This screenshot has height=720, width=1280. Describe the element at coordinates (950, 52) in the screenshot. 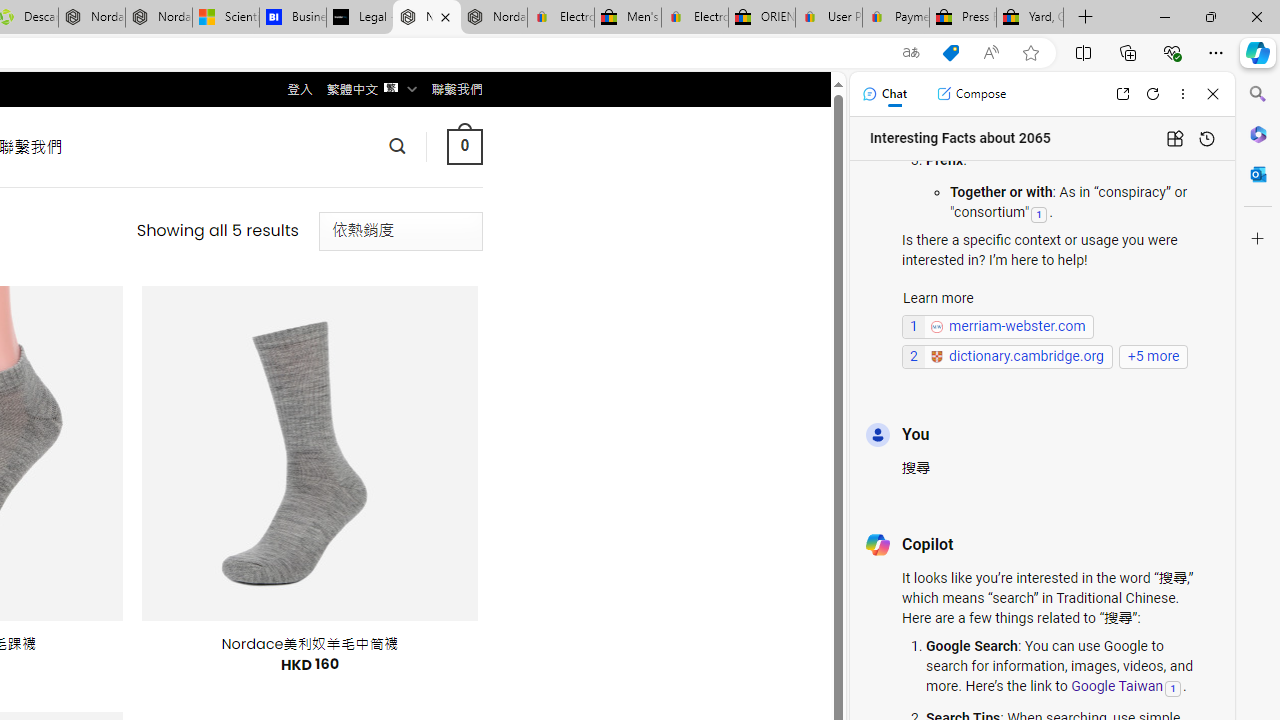

I see `'This site has coupons! Shopping in Microsoft Edge'` at that location.